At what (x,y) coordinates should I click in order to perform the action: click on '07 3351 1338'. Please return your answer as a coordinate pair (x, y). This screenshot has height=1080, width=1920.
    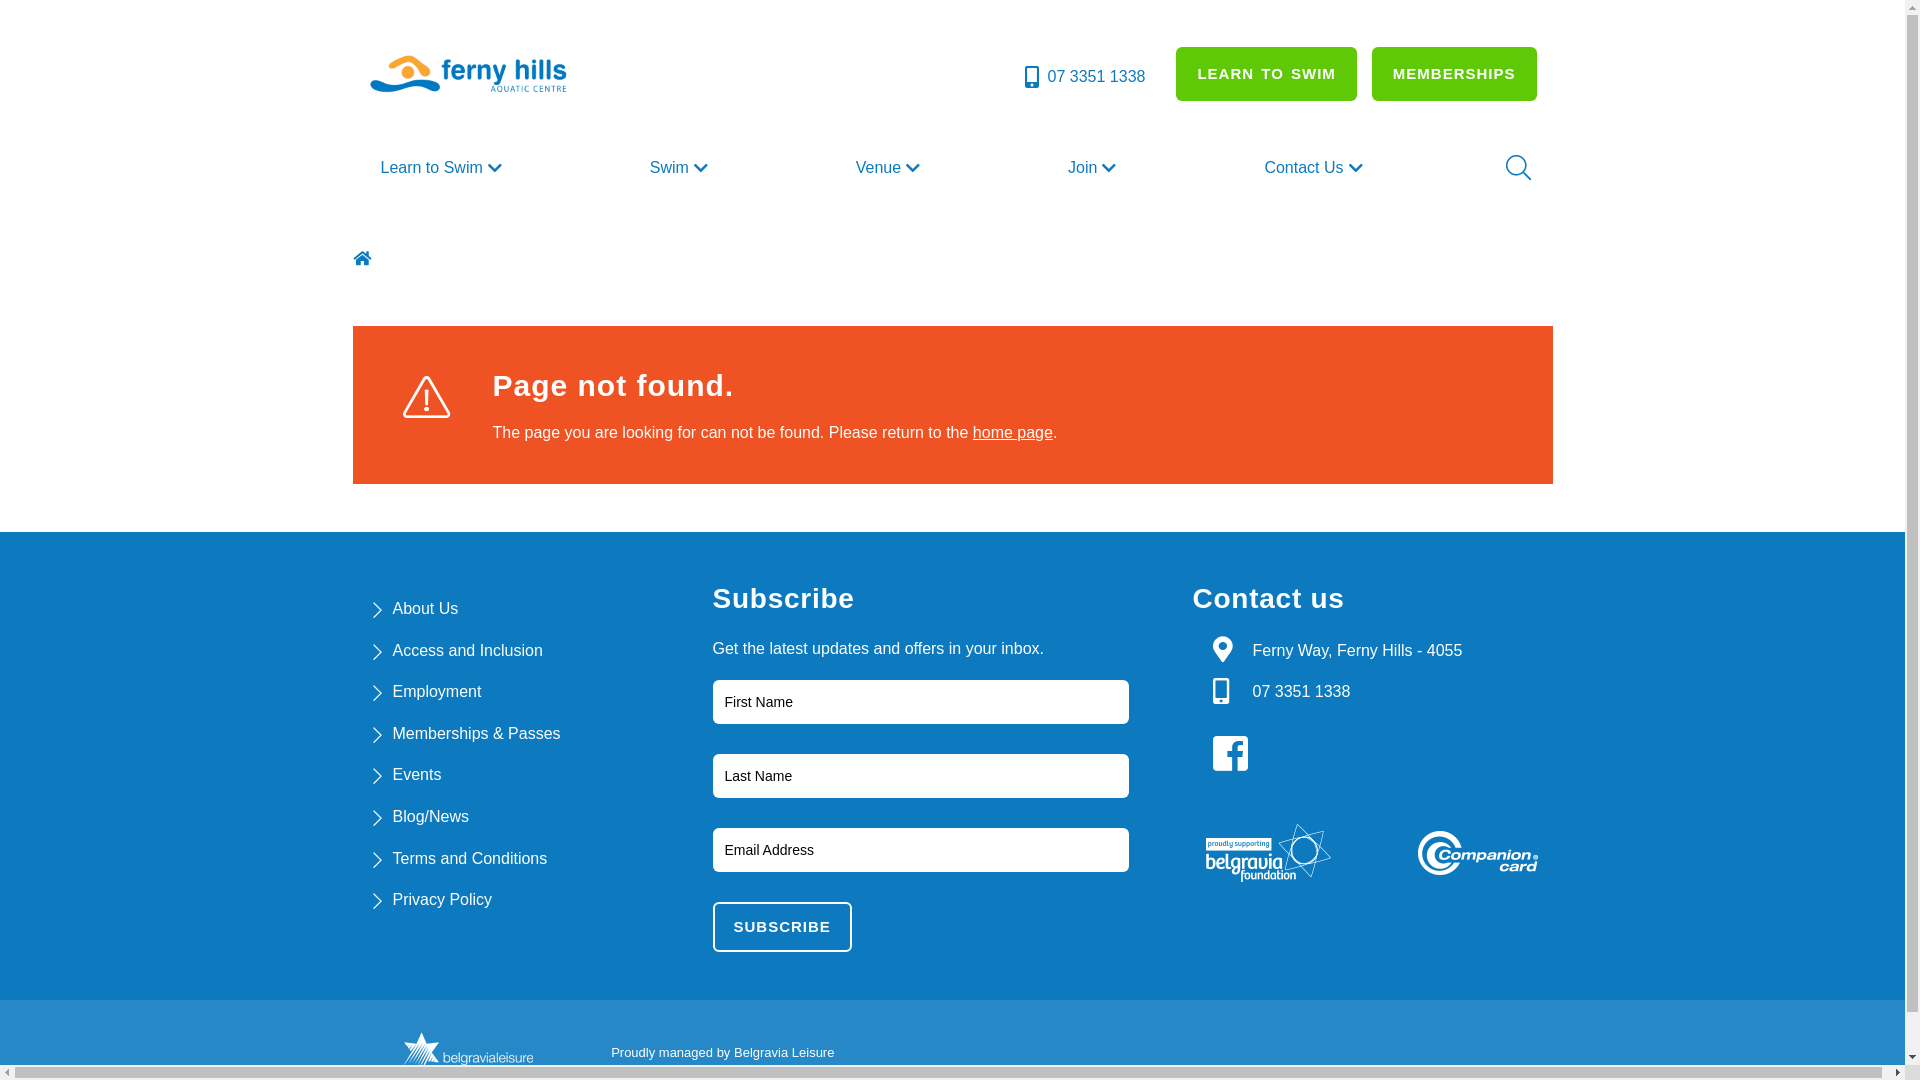
    Looking at the image, I should click on (1251, 690).